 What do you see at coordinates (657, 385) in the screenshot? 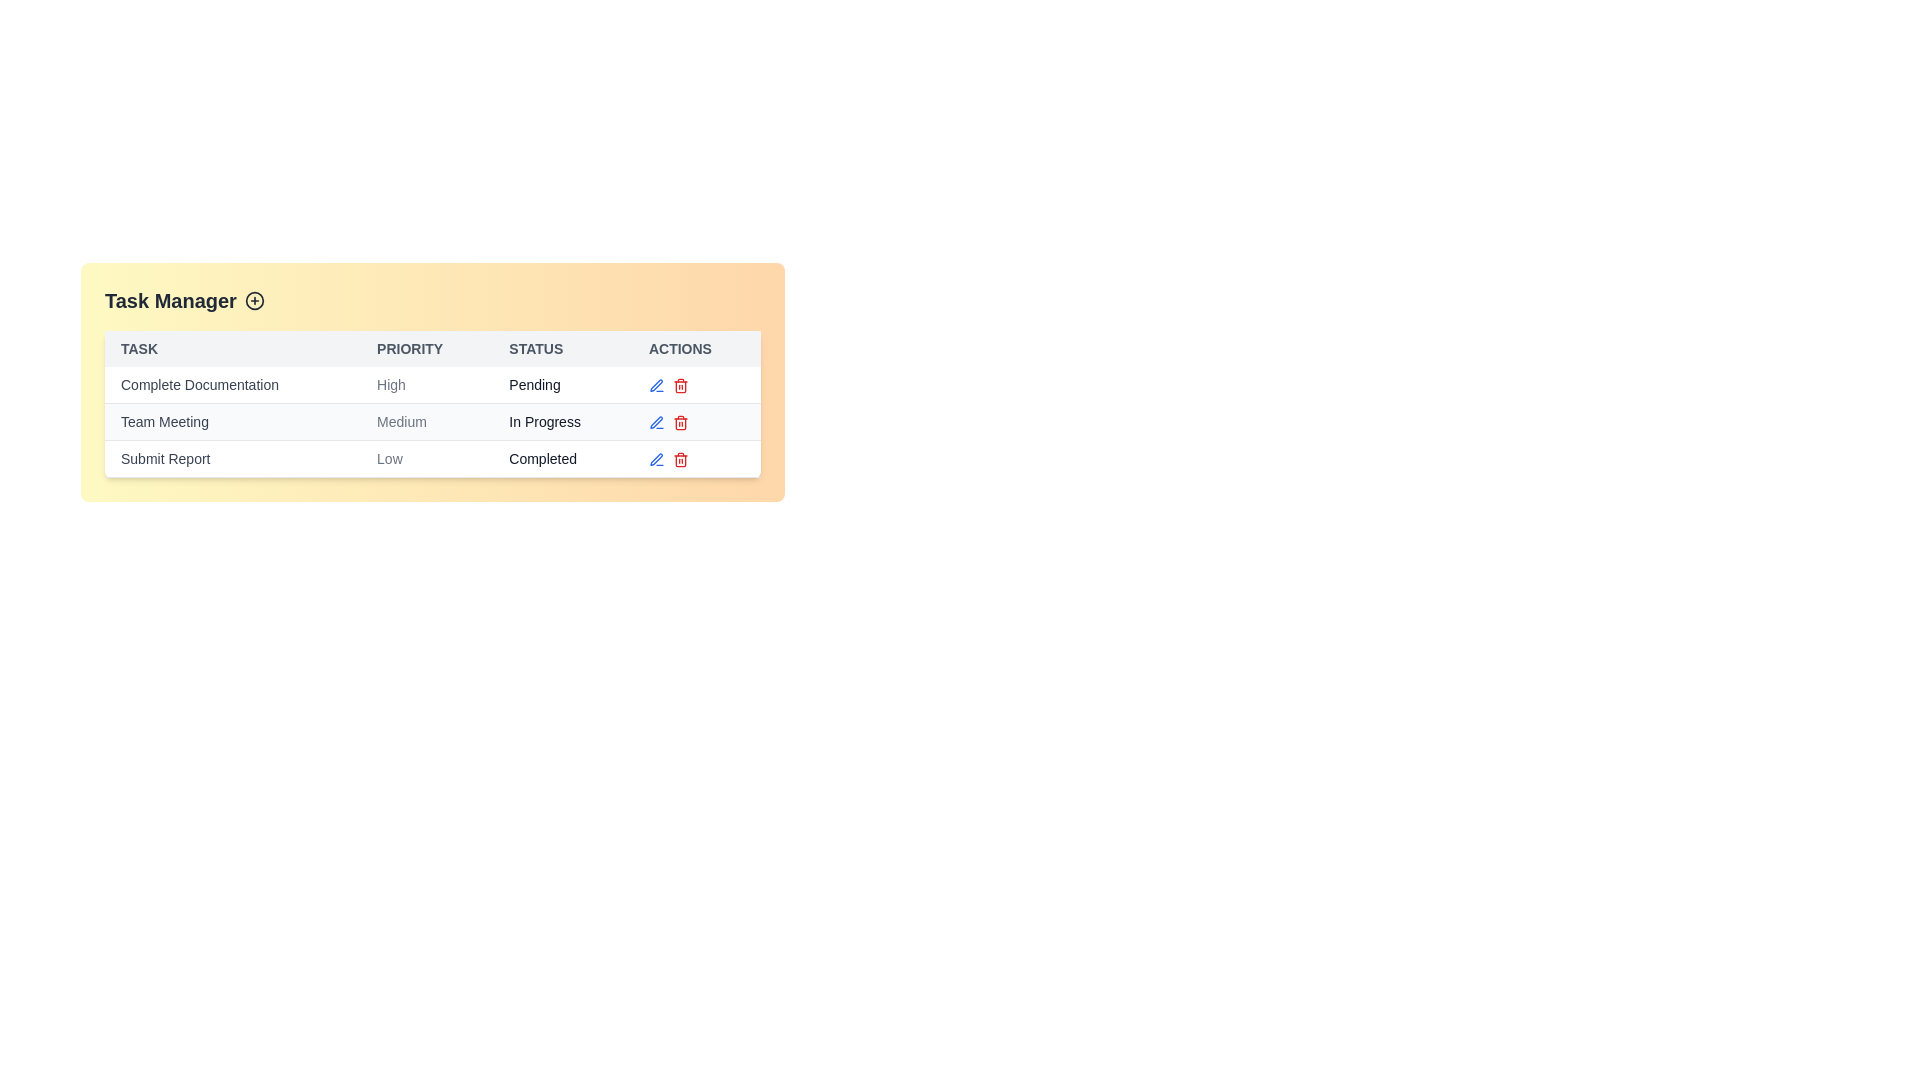
I see `edit icon next to the task named Complete Documentation` at bounding box center [657, 385].